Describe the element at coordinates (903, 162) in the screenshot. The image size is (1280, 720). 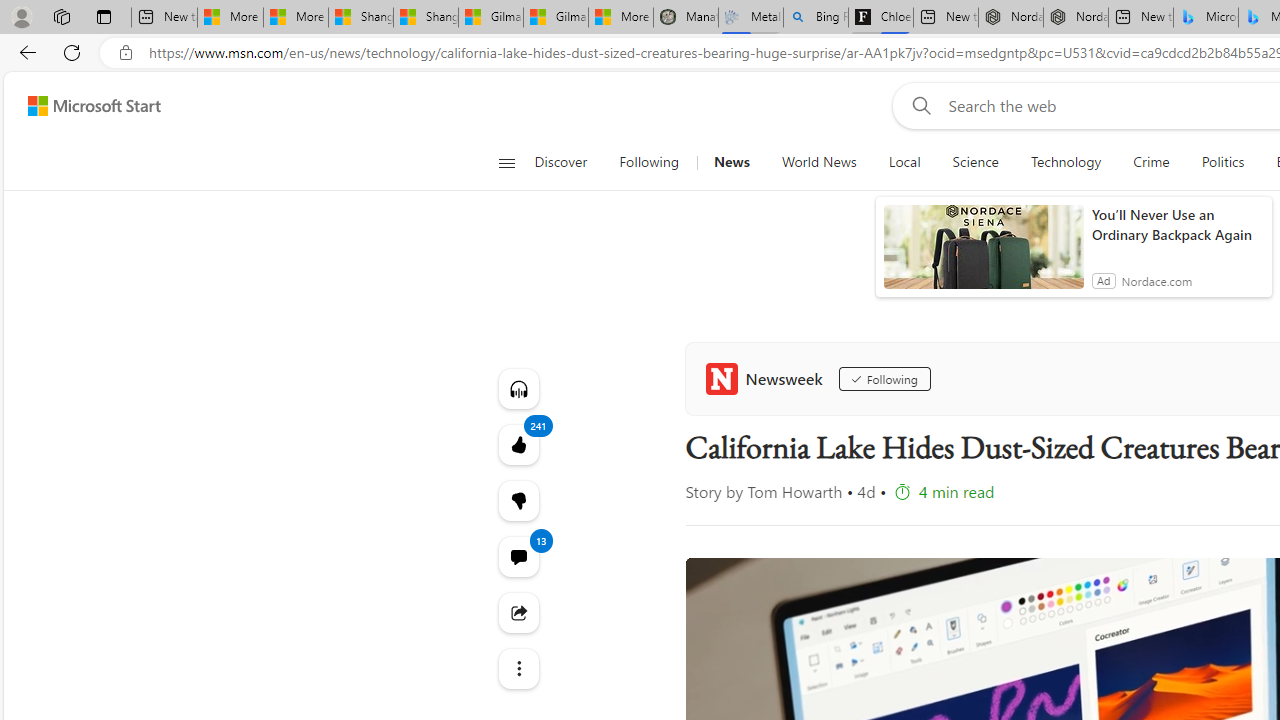
I see `'Local'` at that location.